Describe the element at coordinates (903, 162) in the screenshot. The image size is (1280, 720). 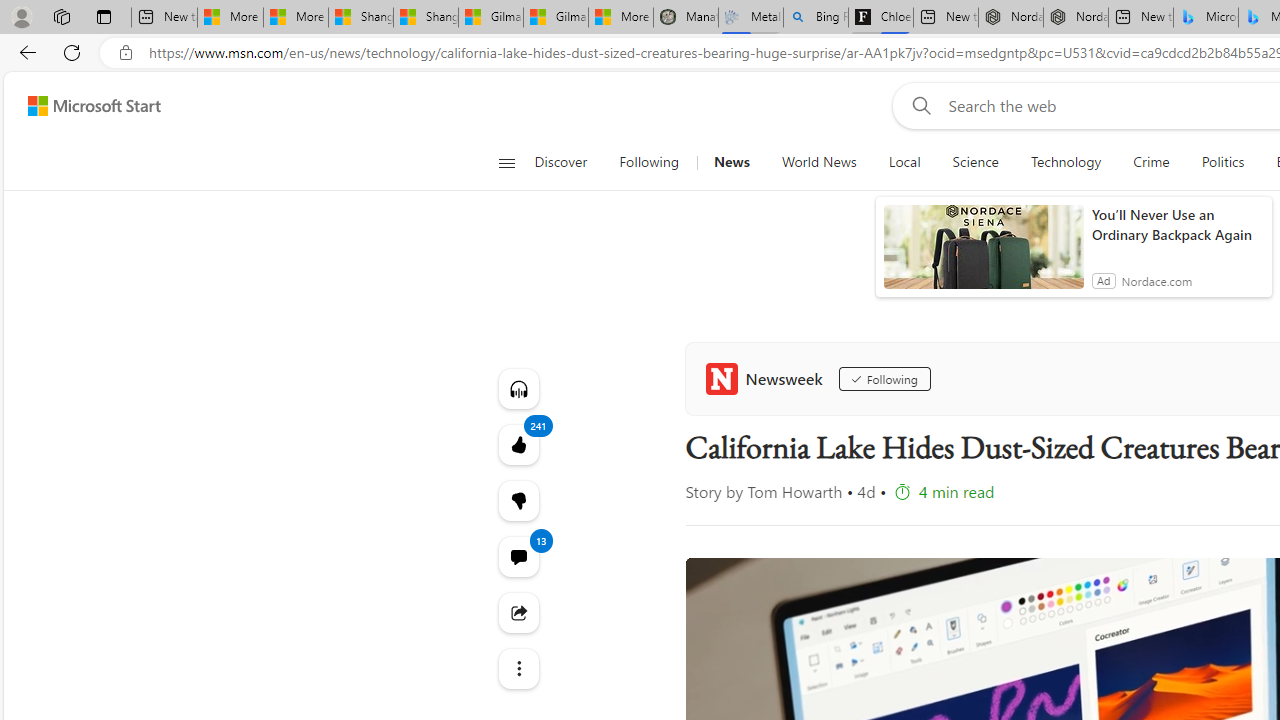
I see `'Local'` at that location.